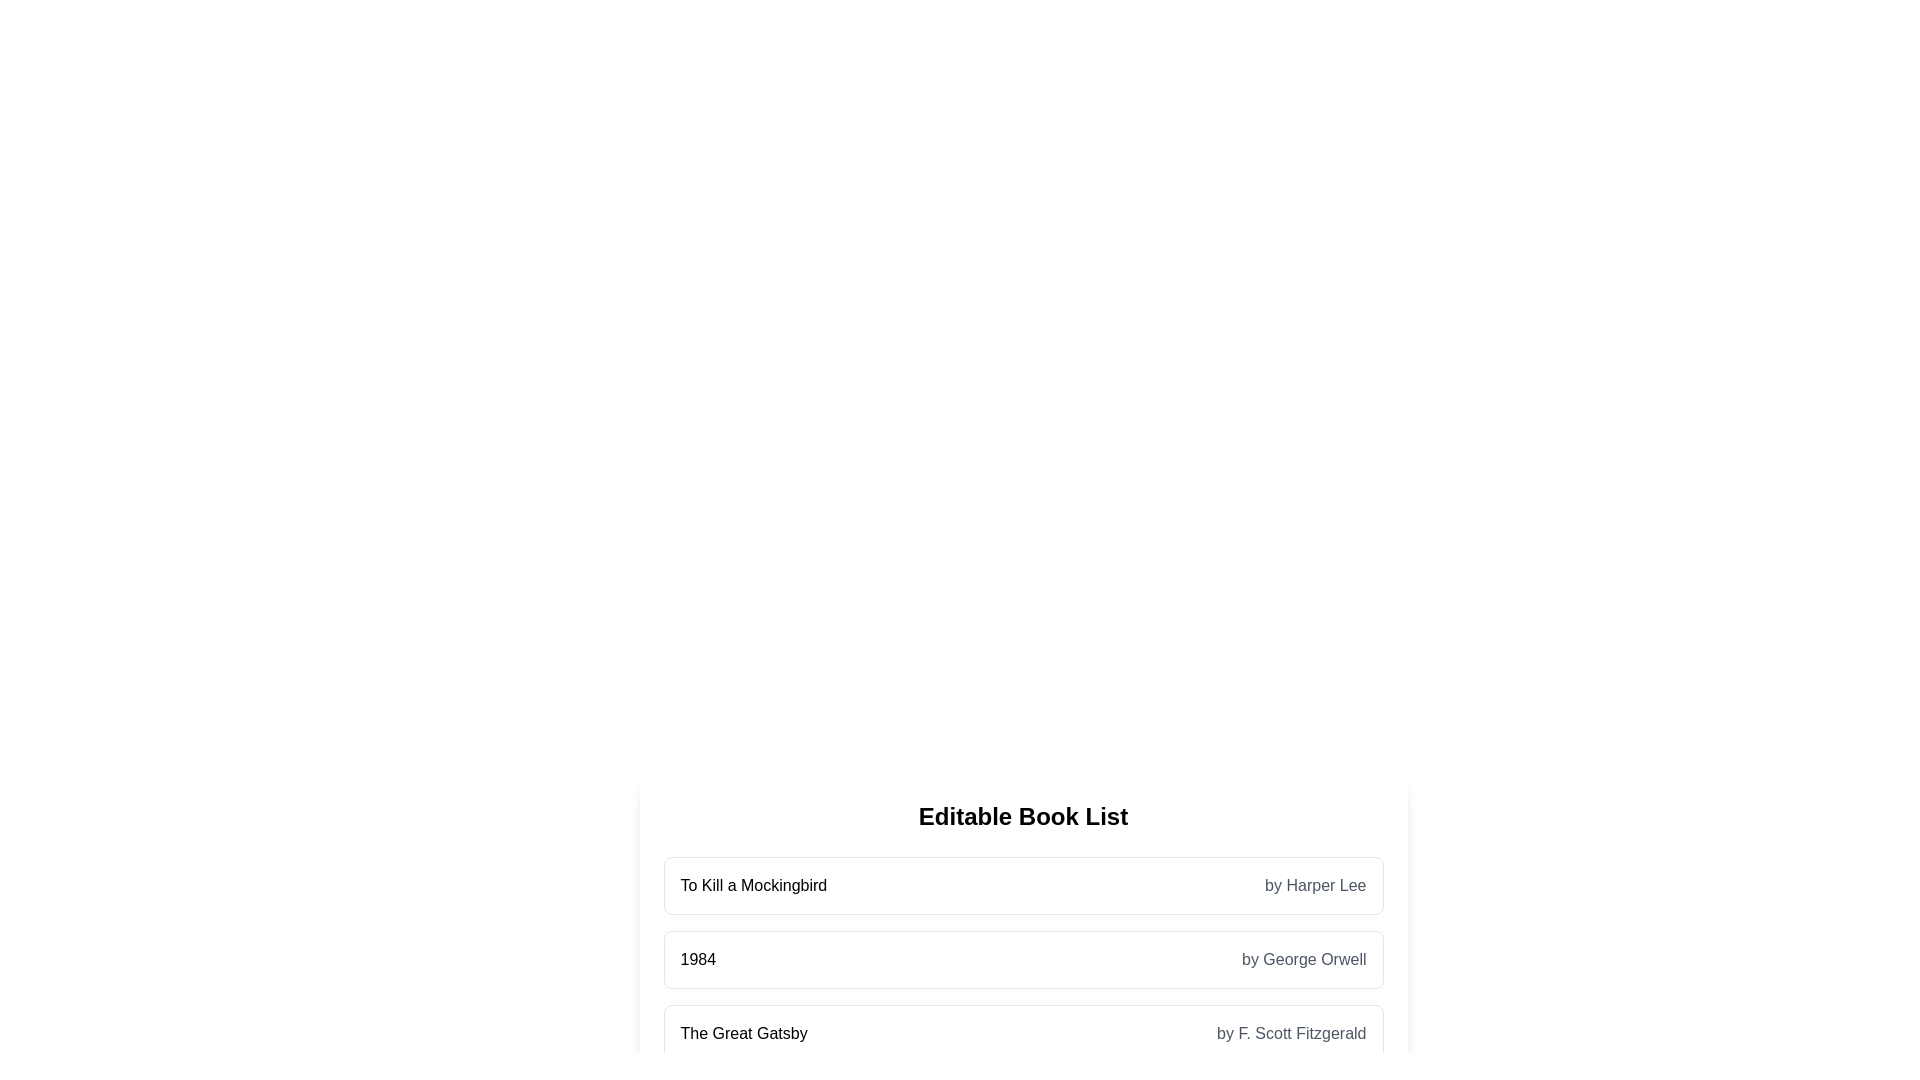  Describe the element at coordinates (1023, 959) in the screenshot. I see `to select the second book entry in the list, which displays the title and author of the book` at that location.